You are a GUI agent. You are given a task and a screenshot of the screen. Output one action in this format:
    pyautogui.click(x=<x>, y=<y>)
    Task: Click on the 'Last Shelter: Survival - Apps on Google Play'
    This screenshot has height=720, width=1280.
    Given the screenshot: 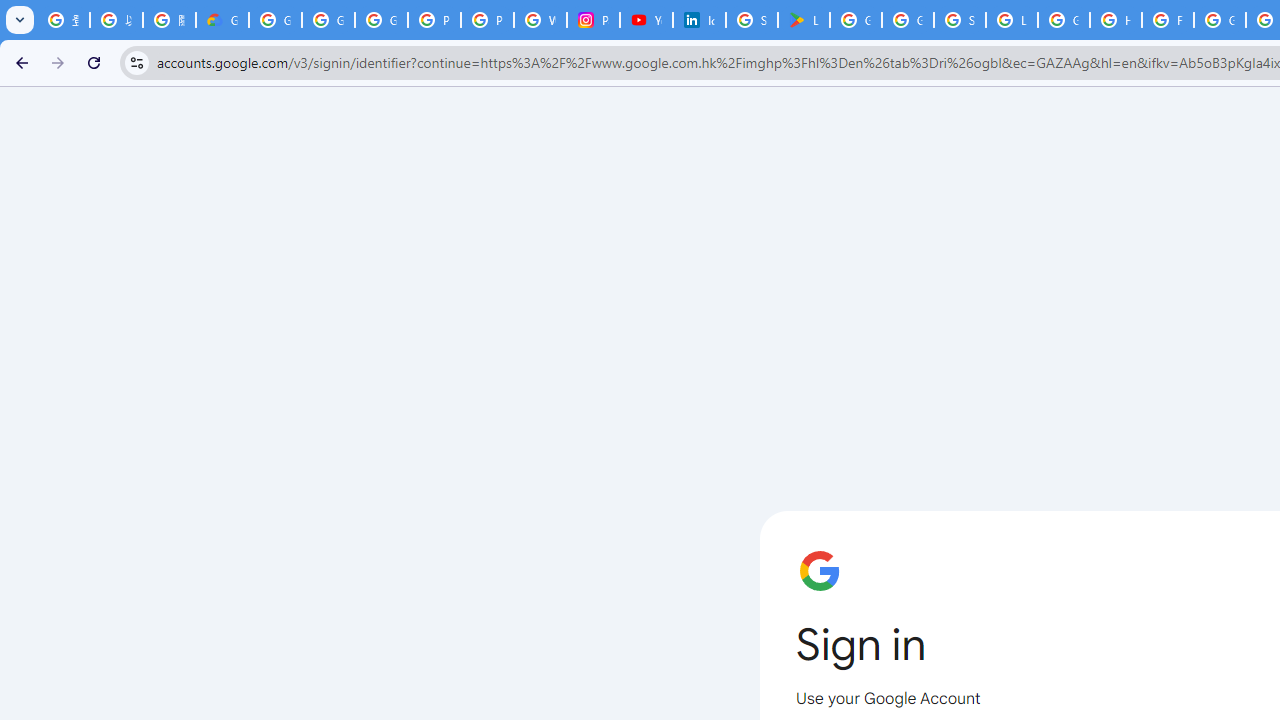 What is the action you would take?
    pyautogui.click(x=803, y=20)
    